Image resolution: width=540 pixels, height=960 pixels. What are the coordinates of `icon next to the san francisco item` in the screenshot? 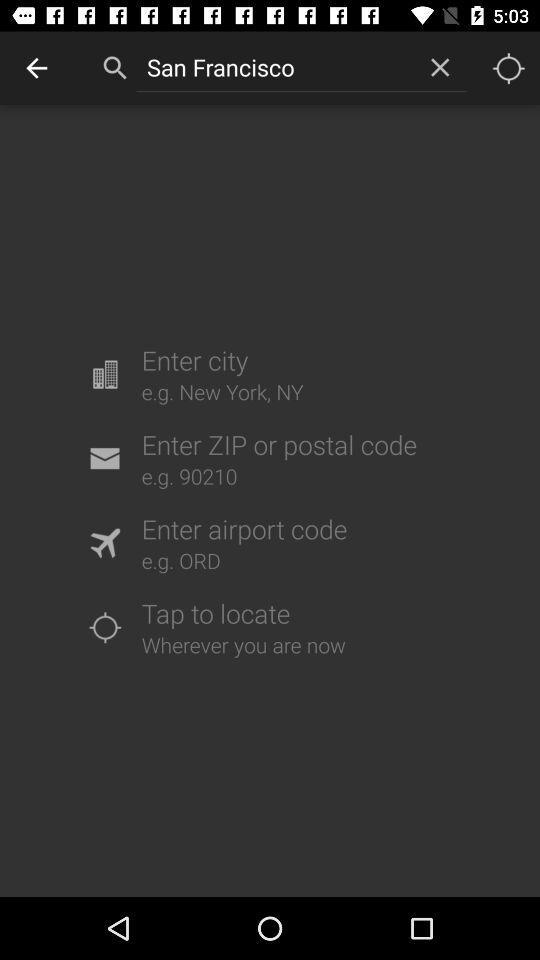 It's located at (440, 67).